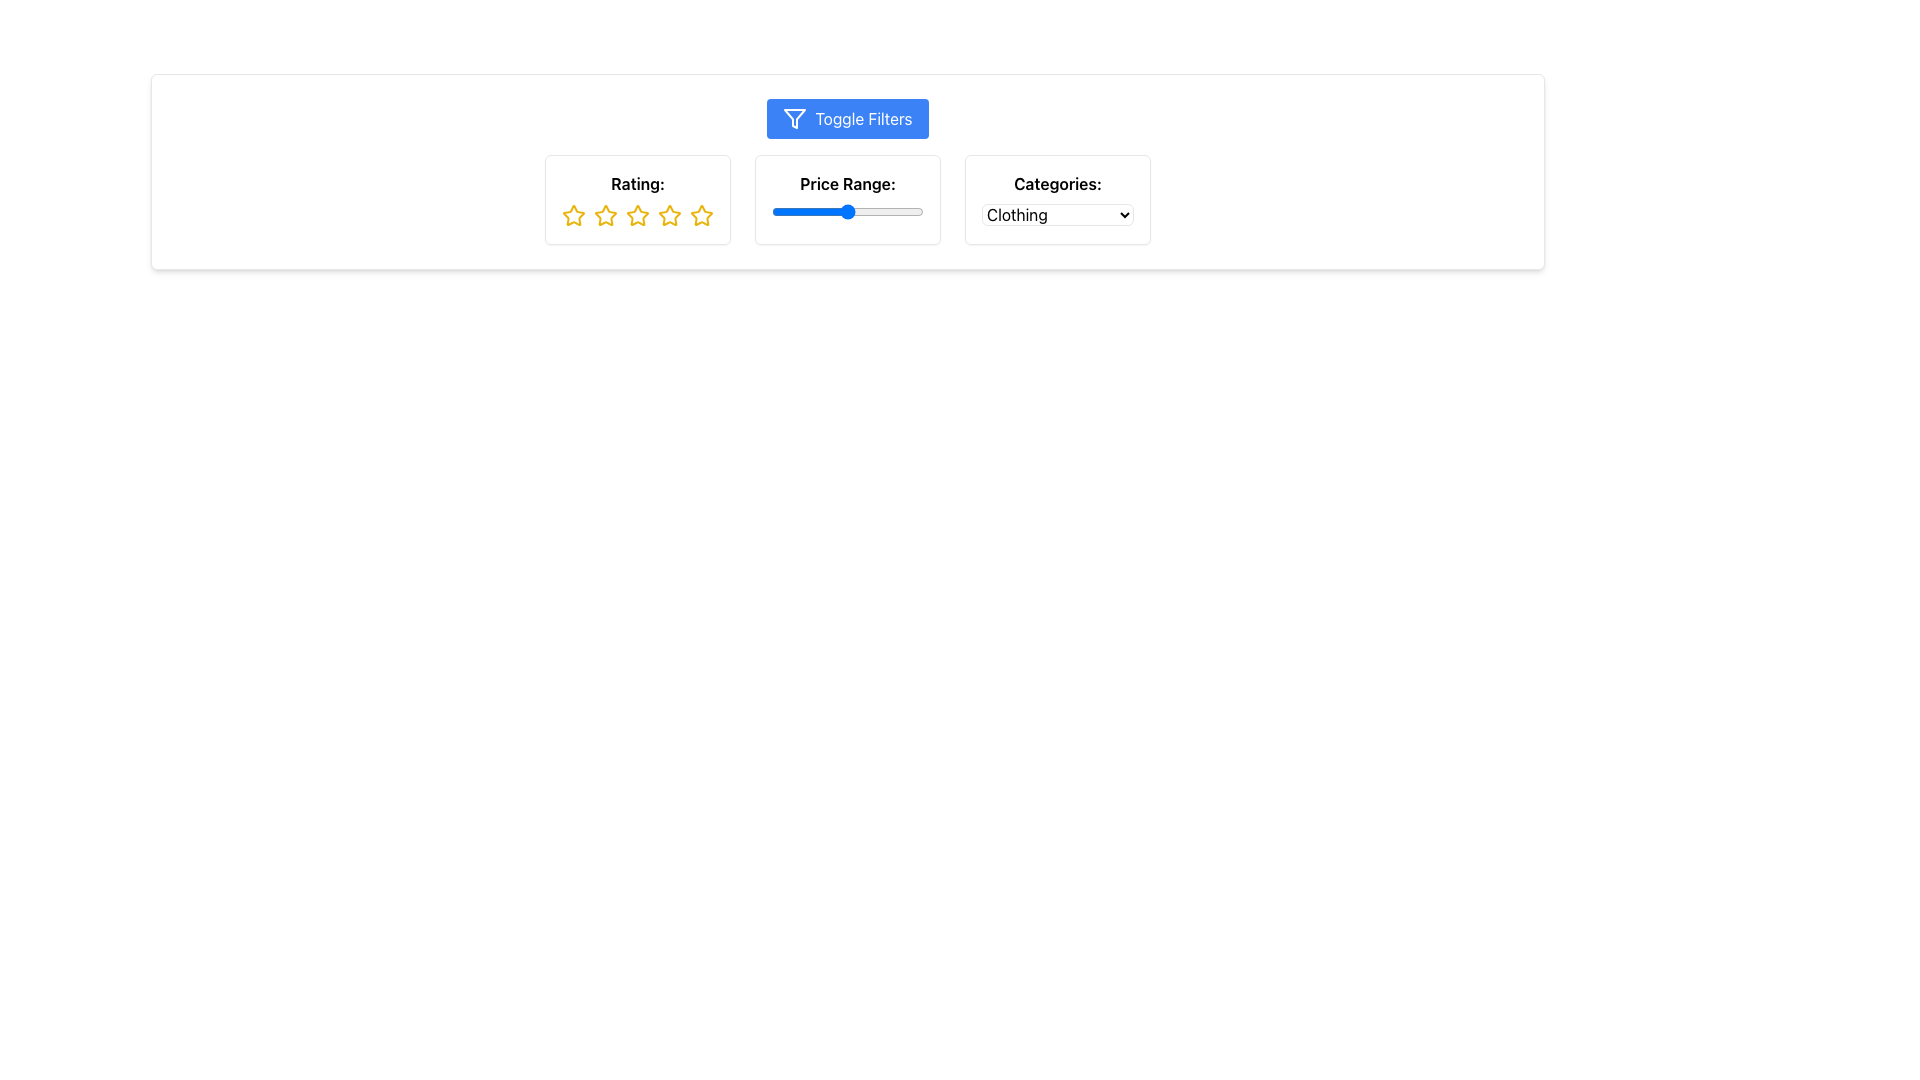 This screenshot has width=1920, height=1080. I want to click on the third yellow outlined star icon in the rating section located under the category 'Rating:' at the top of the interface, so click(637, 215).